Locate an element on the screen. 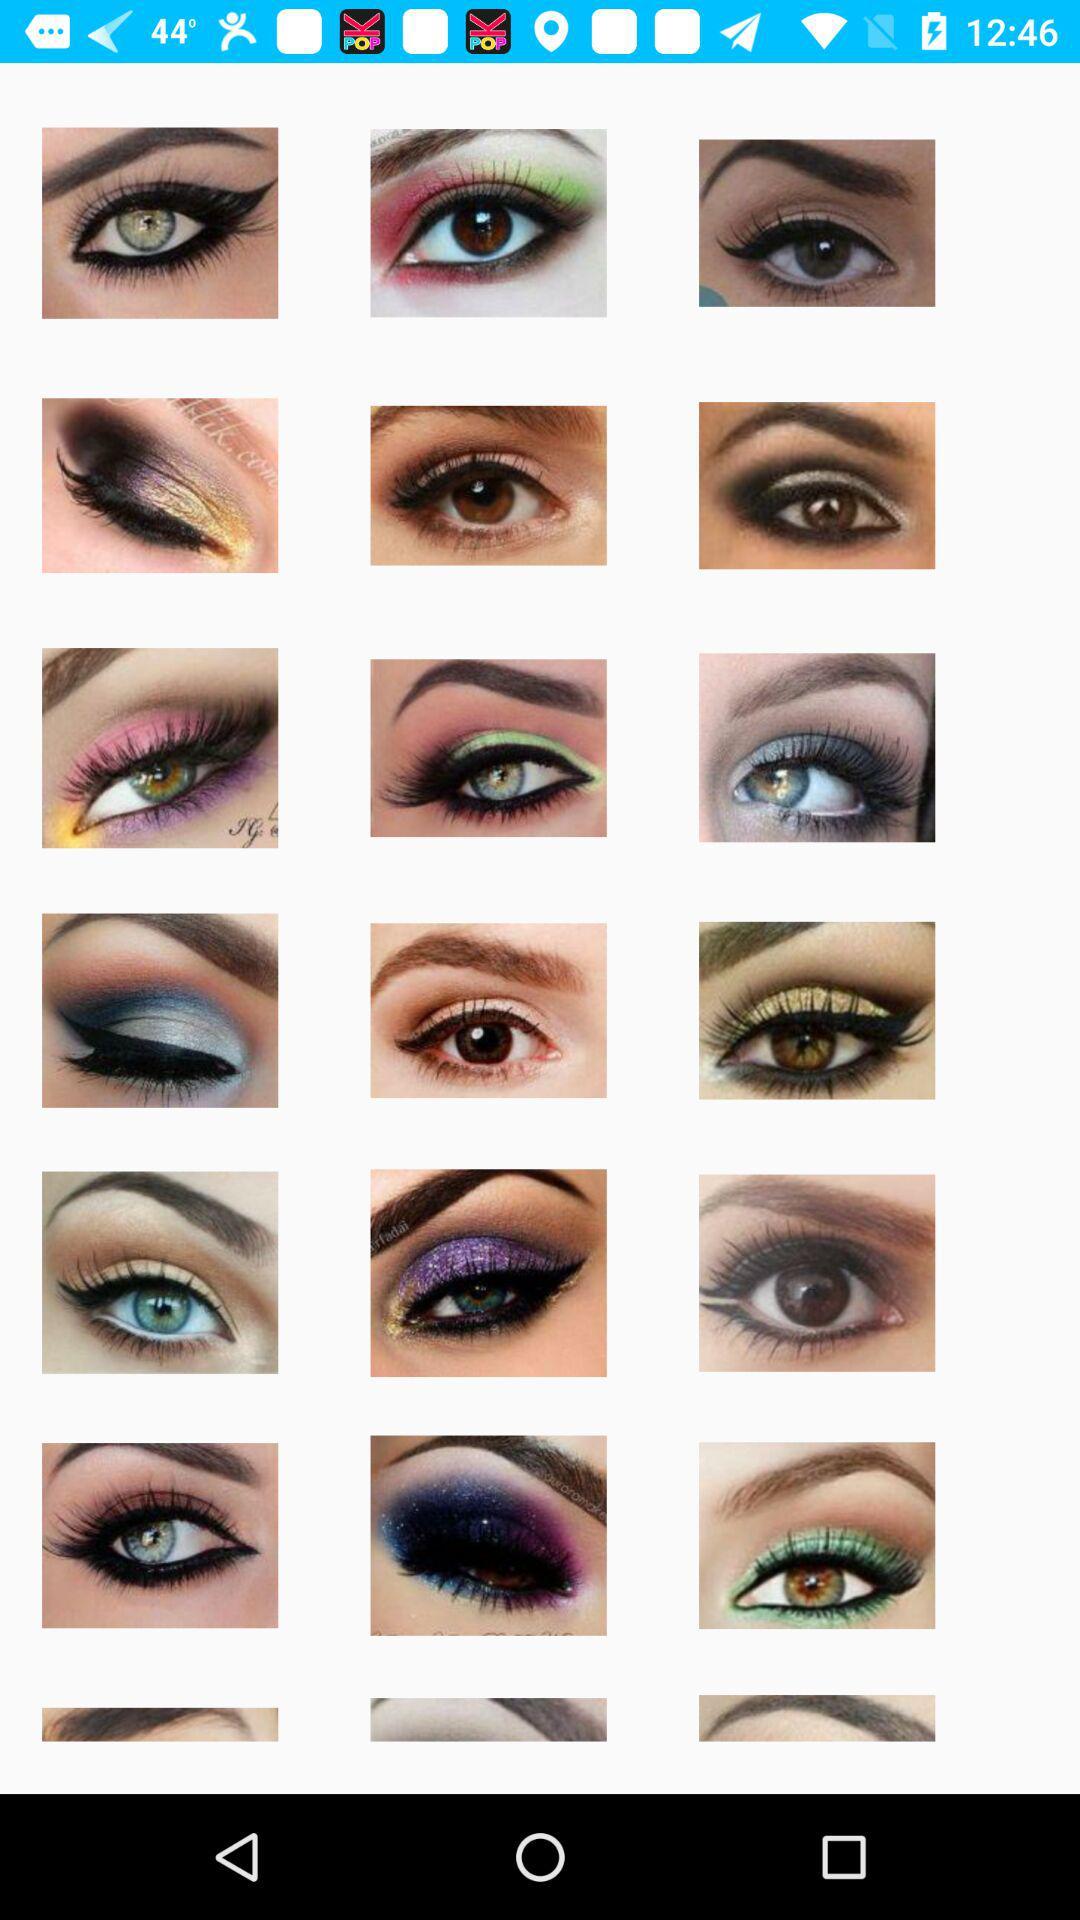 This screenshot has height=1920, width=1080. seventh row first image is located at coordinates (158, 1715).